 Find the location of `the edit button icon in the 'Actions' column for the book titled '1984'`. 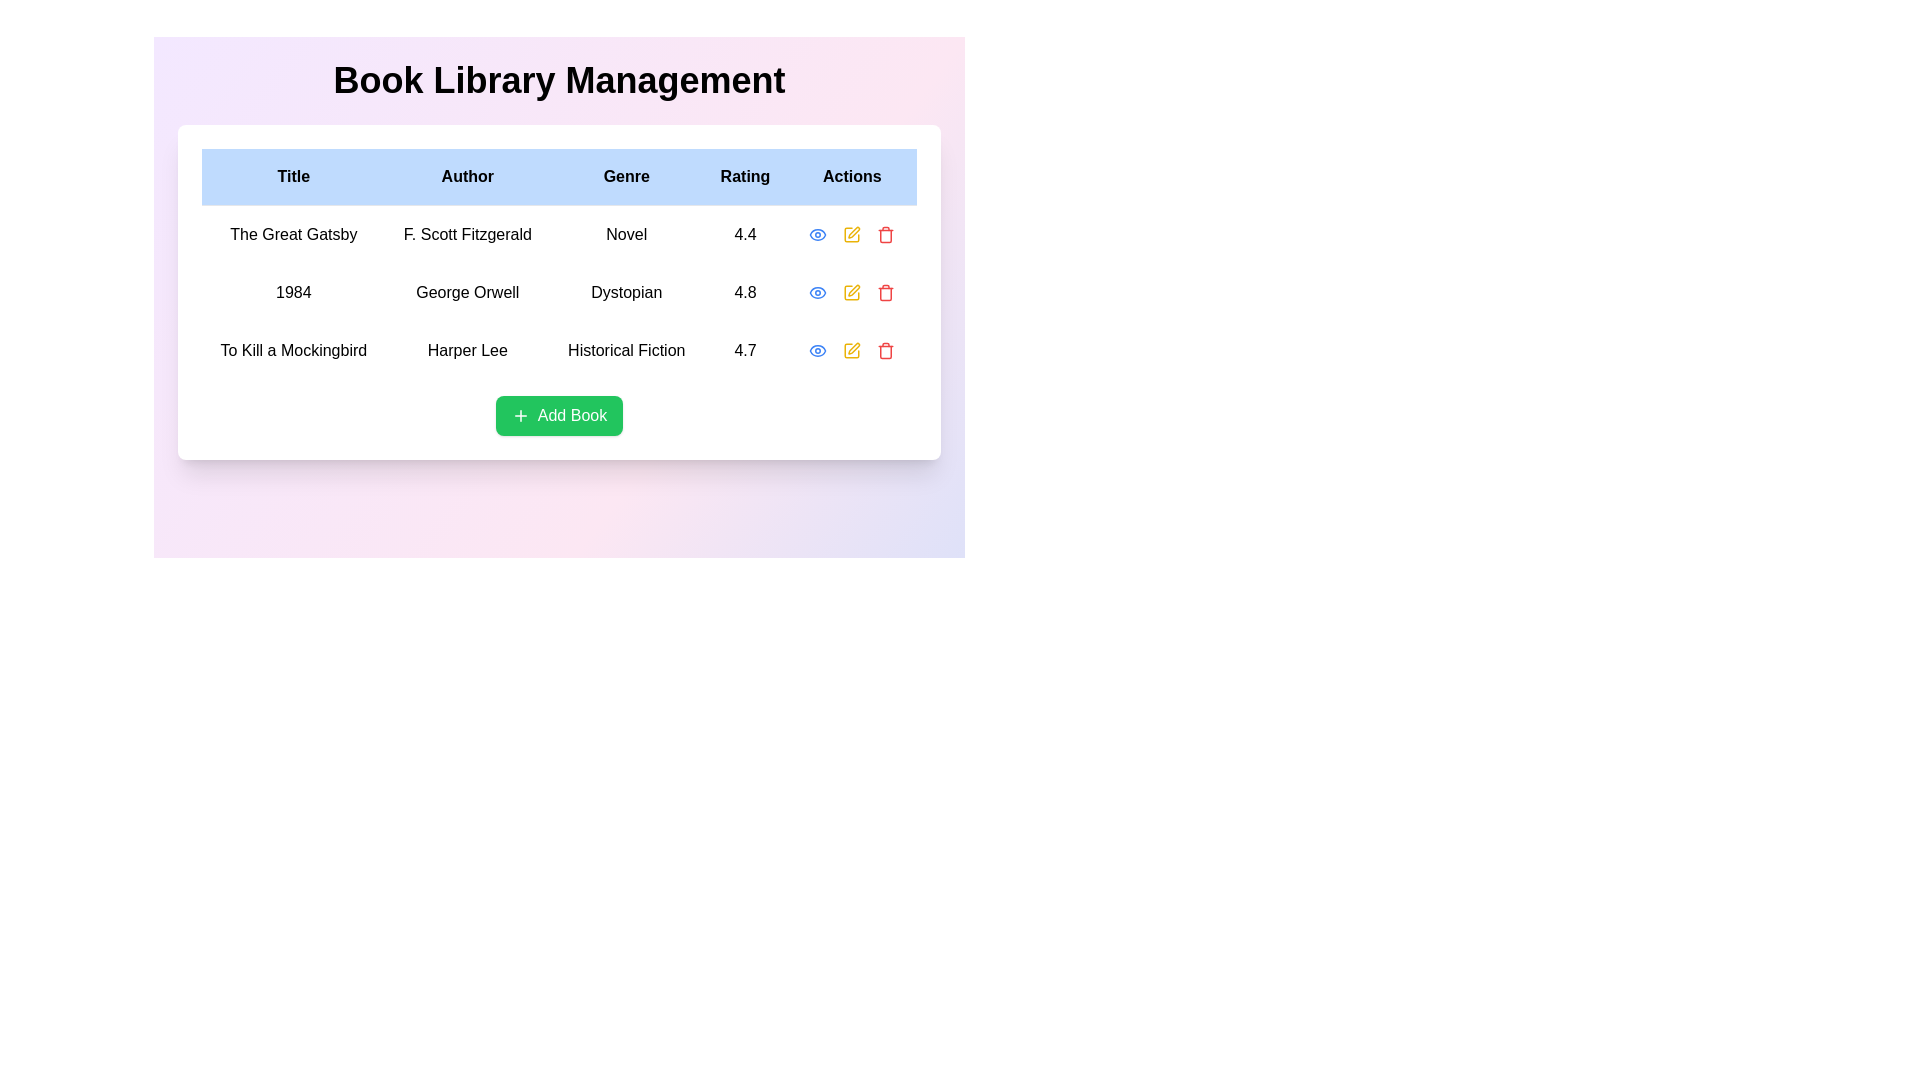

the edit button icon in the 'Actions' column for the book titled '1984' is located at coordinates (852, 293).